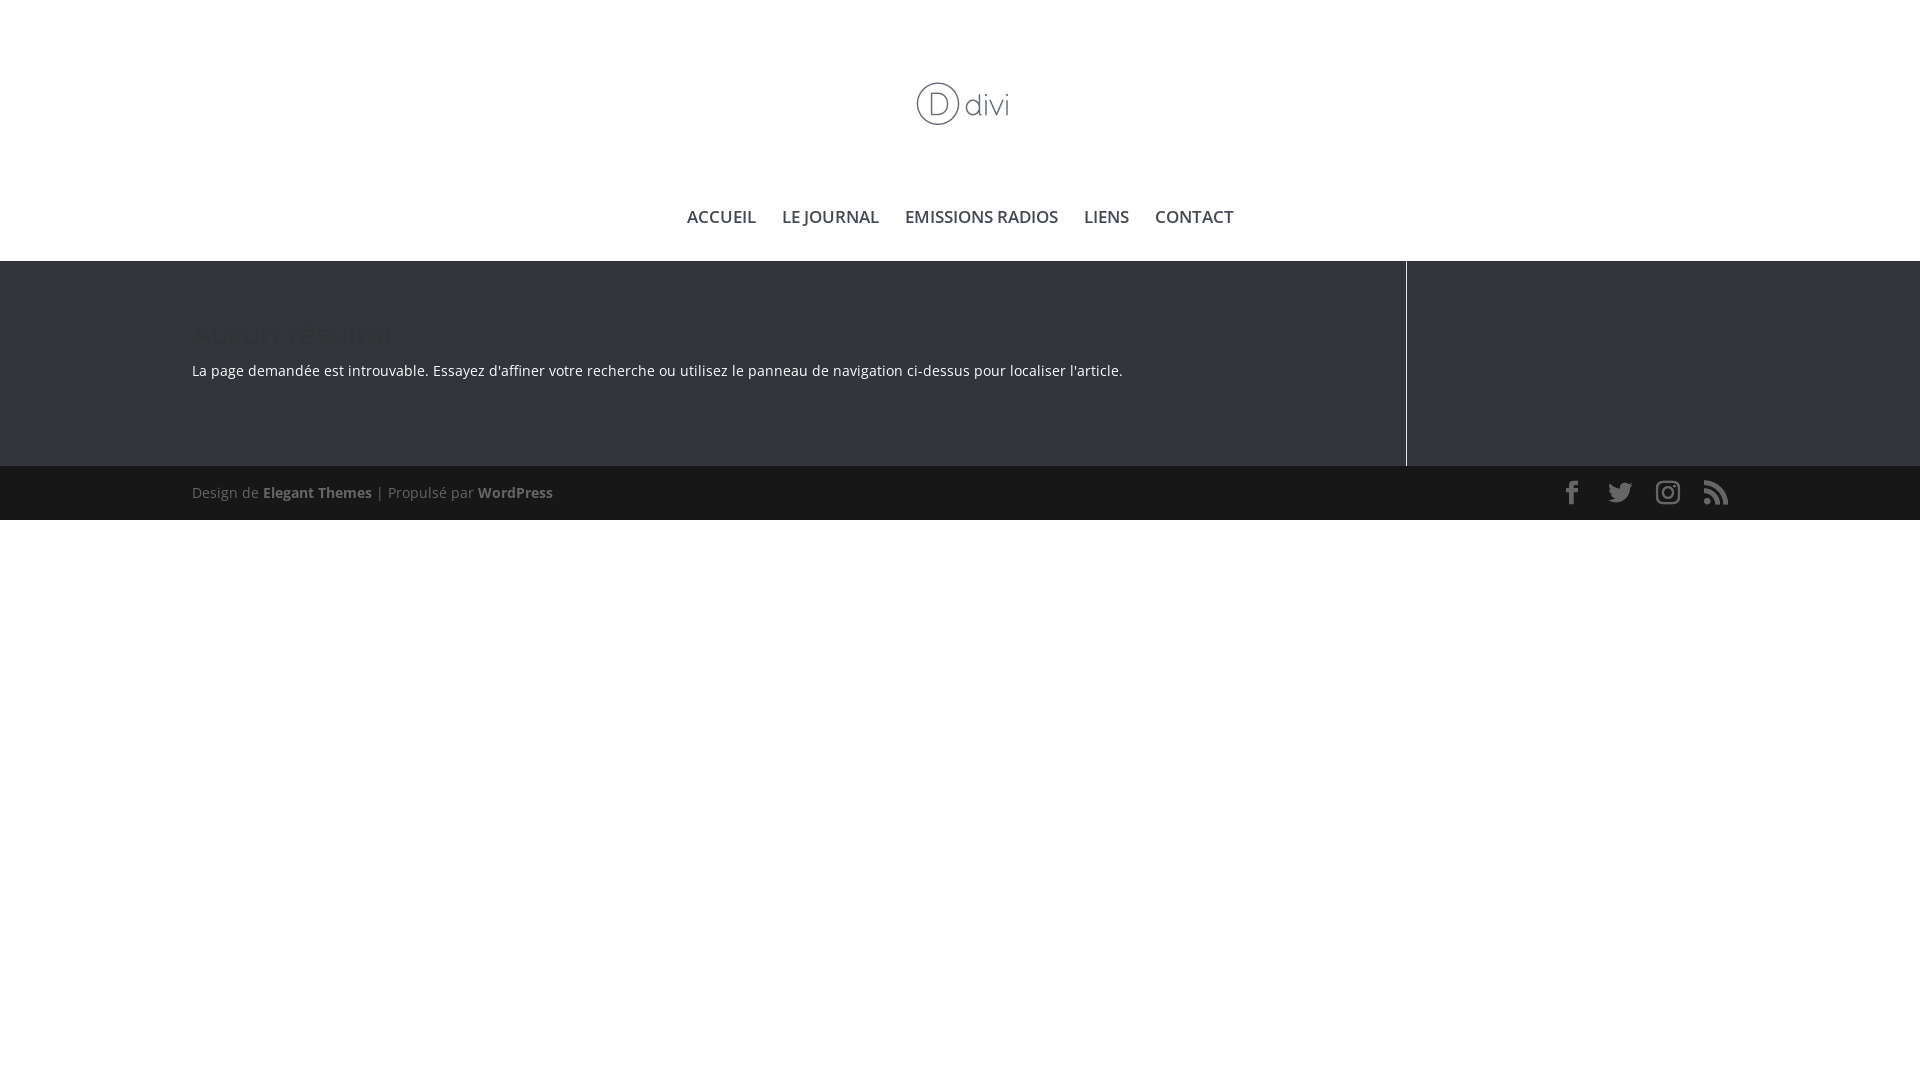  What do you see at coordinates (515, 492) in the screenshot?
I see `'WordPress'` at bounding box center [515, 492].